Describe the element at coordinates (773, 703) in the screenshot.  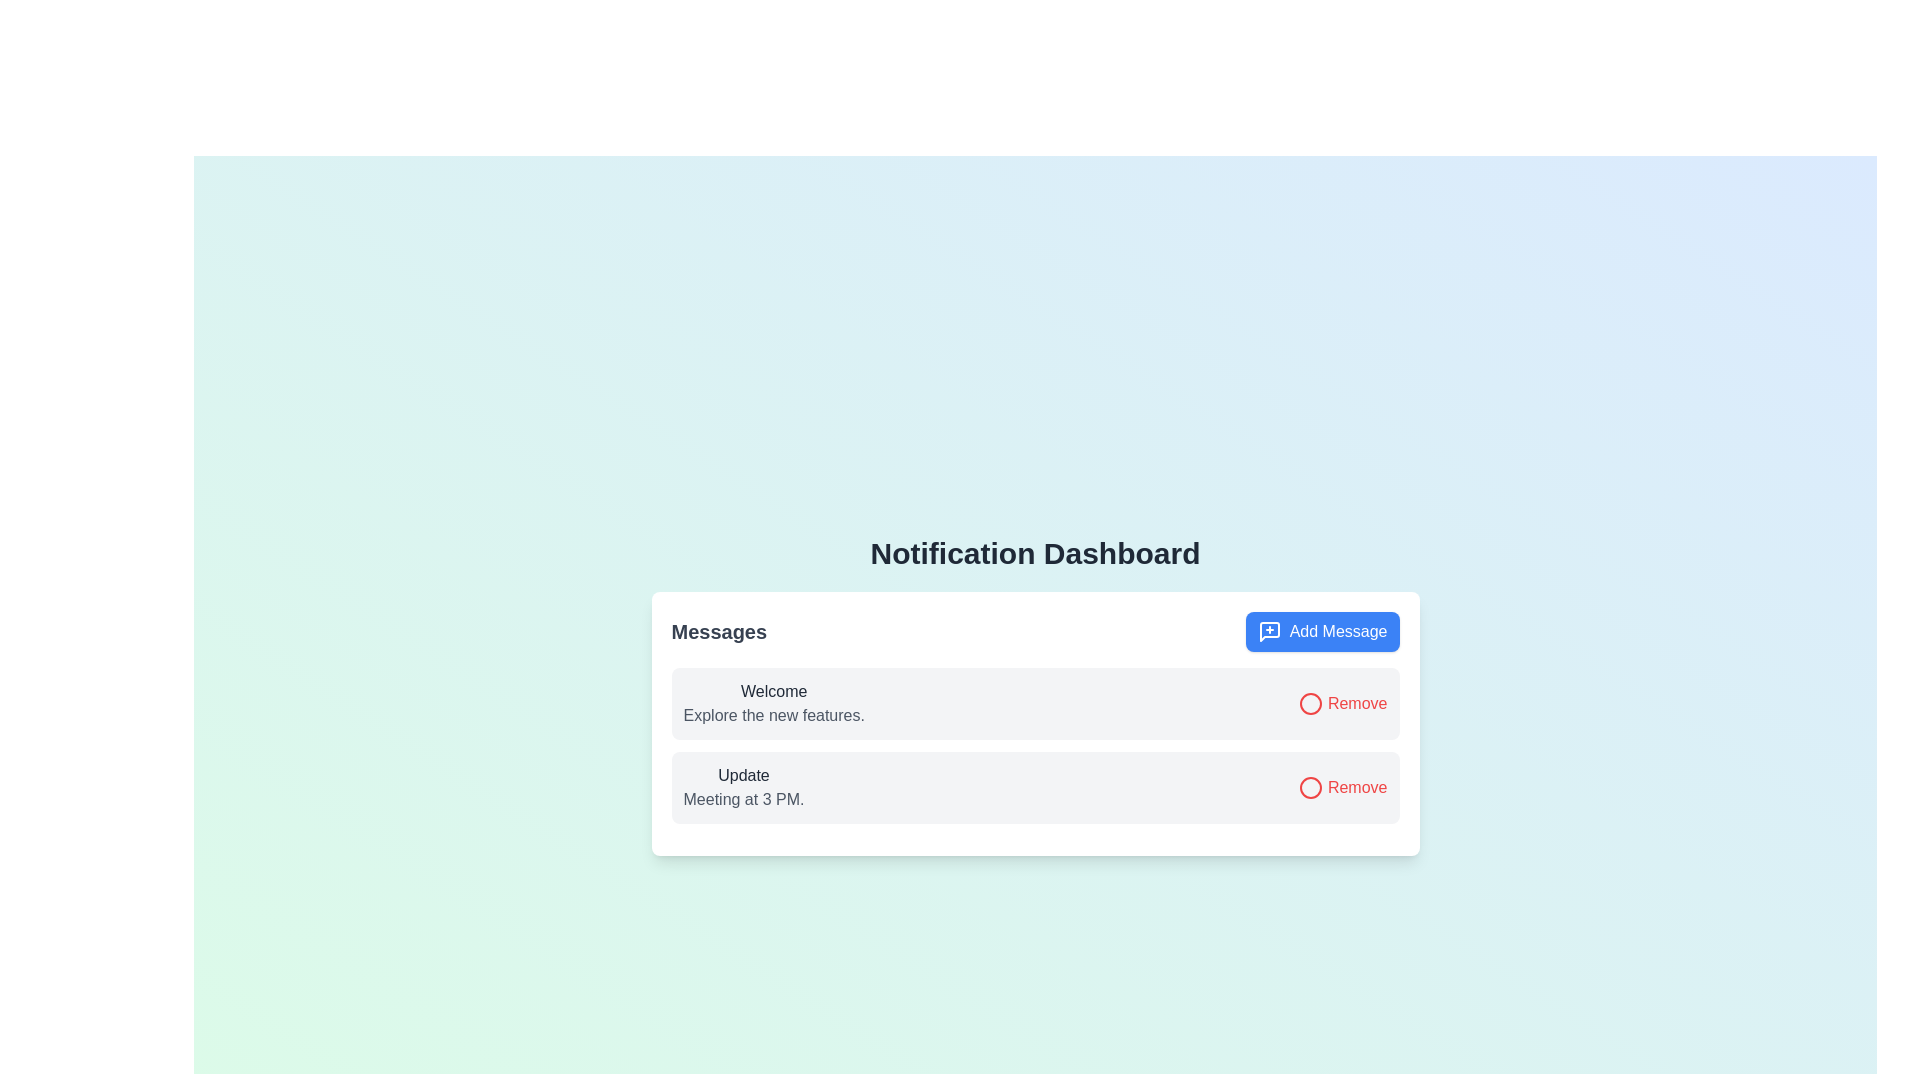
I see `the Static text display that shows 'Welcome' and 'Explore the new features.' in the first notification block of the 'Messages' section` at that location.